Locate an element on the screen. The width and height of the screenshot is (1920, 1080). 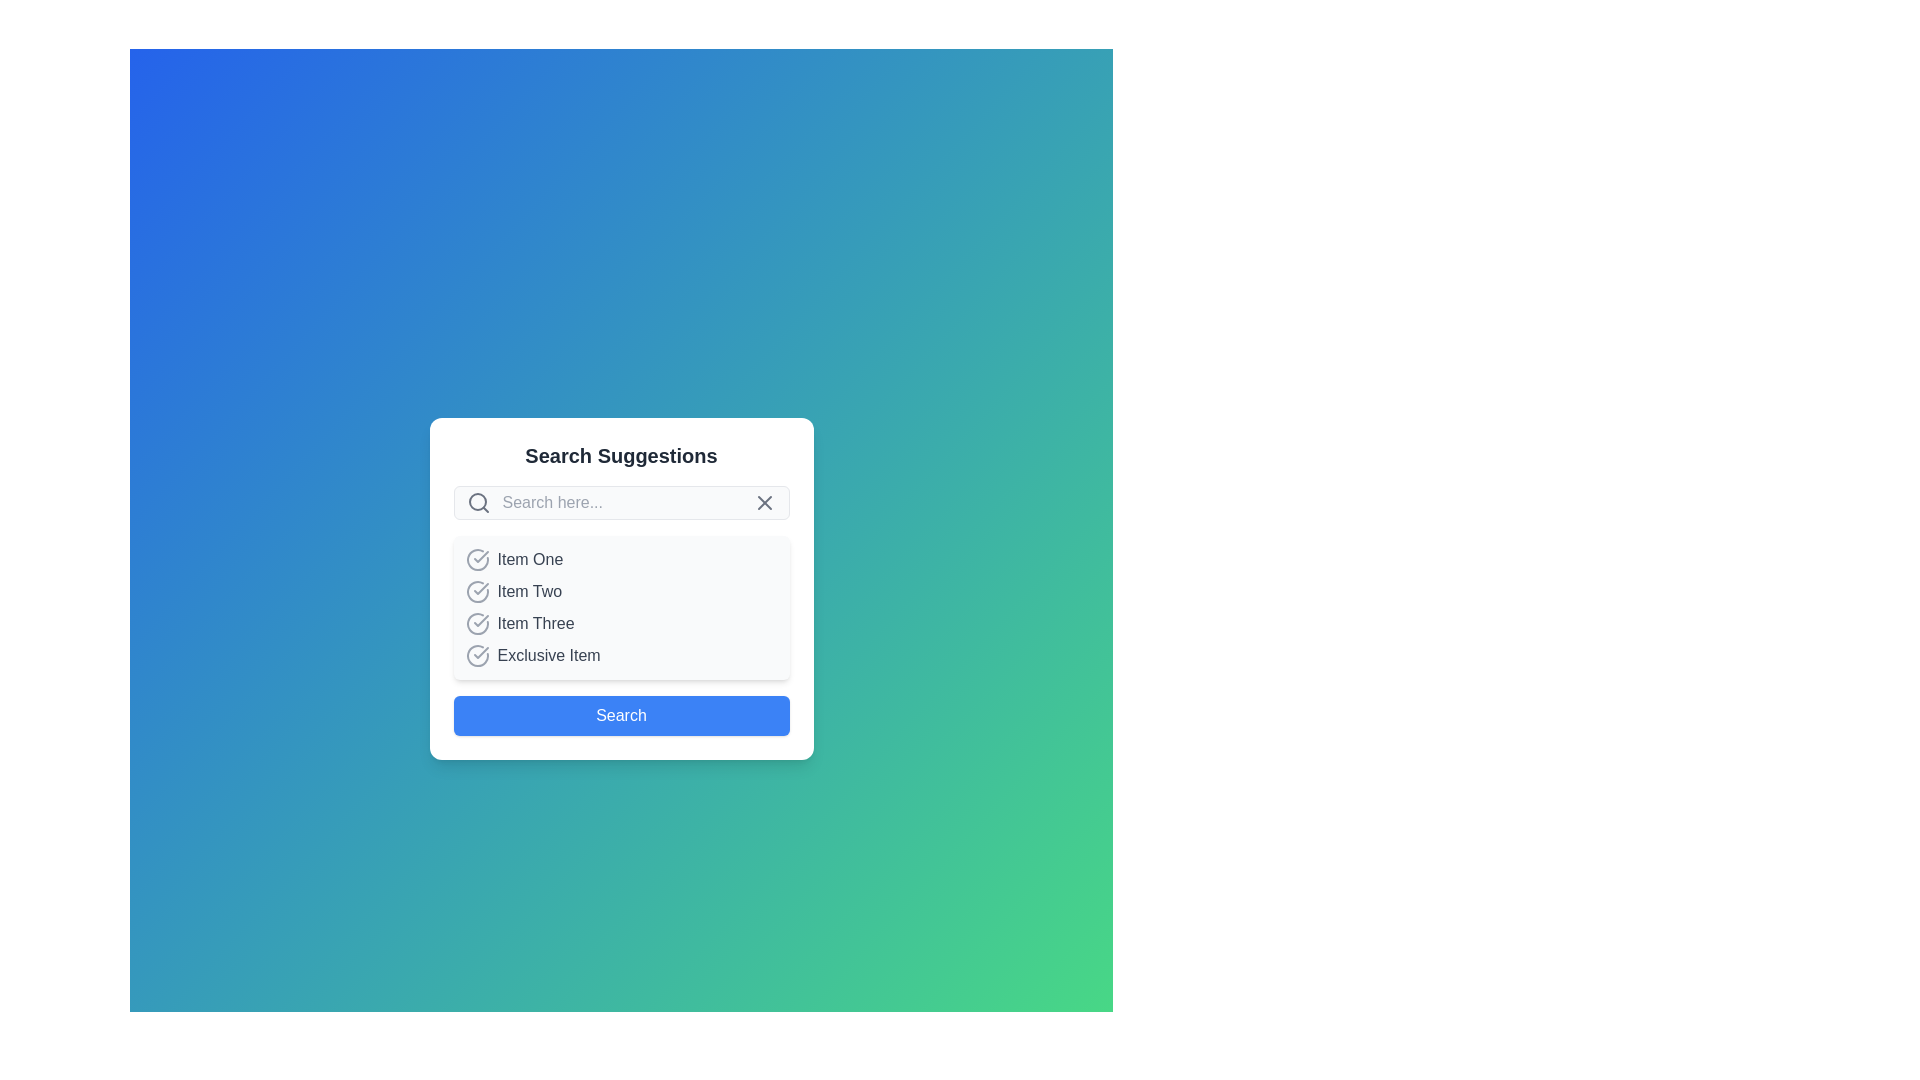
the checkmark icon, which is a gray outlined SVG checkmark indicating selection or confirmation, located to the left of 'Item Three' in a dropdown menu is located at coordinates (480, 620).